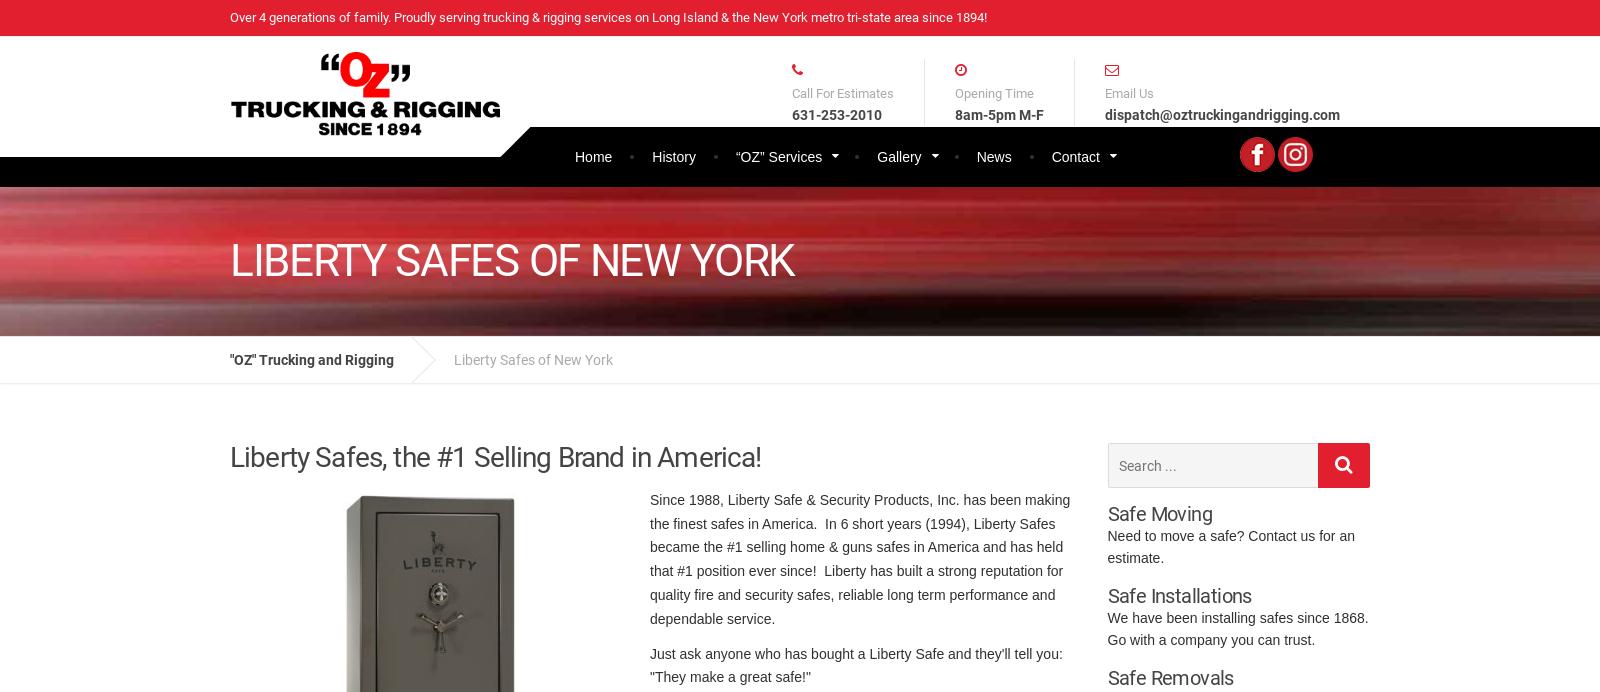  What do you see at coordinates (1129, 92) in the screenshot?
I see `'Email Us'` at bounding box center [1129, 92].